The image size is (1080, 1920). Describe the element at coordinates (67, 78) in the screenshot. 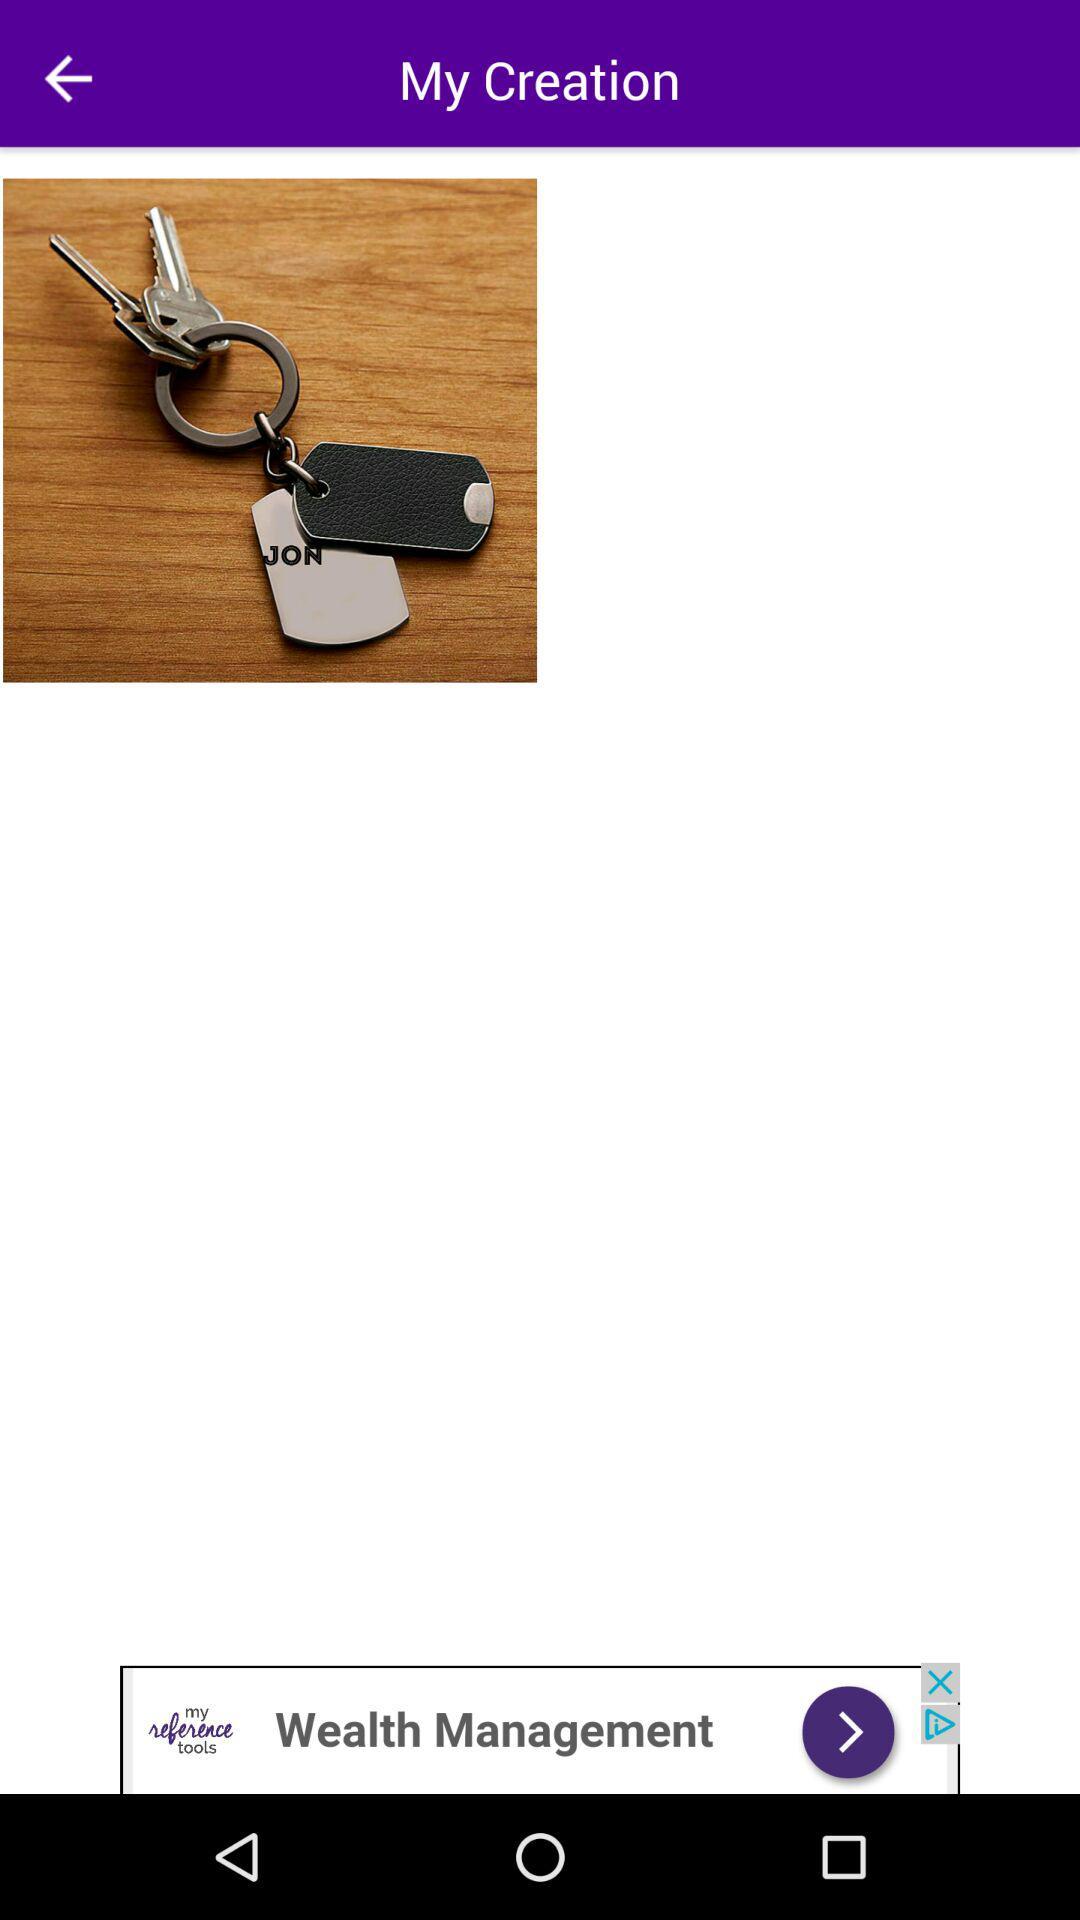

I see `go back` at that location.